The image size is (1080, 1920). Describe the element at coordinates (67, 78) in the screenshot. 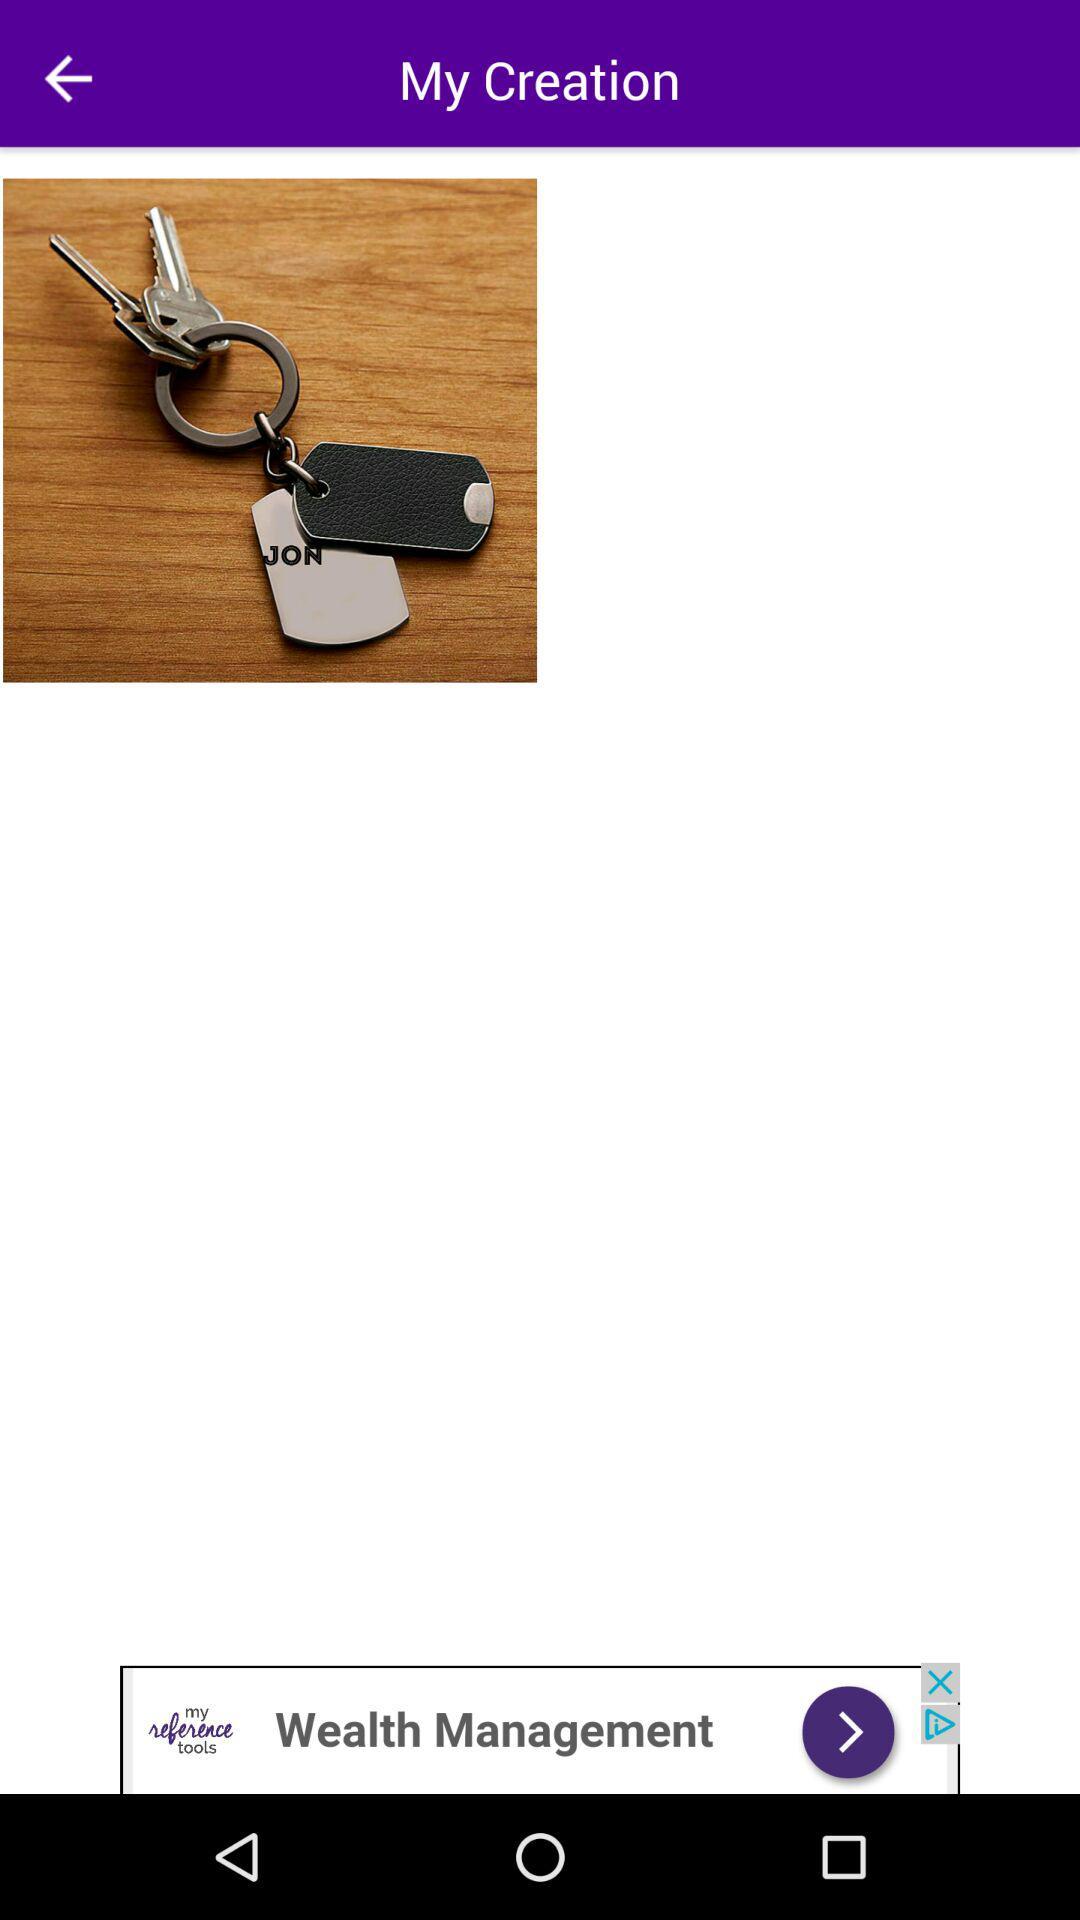

I see `go back` at that location.